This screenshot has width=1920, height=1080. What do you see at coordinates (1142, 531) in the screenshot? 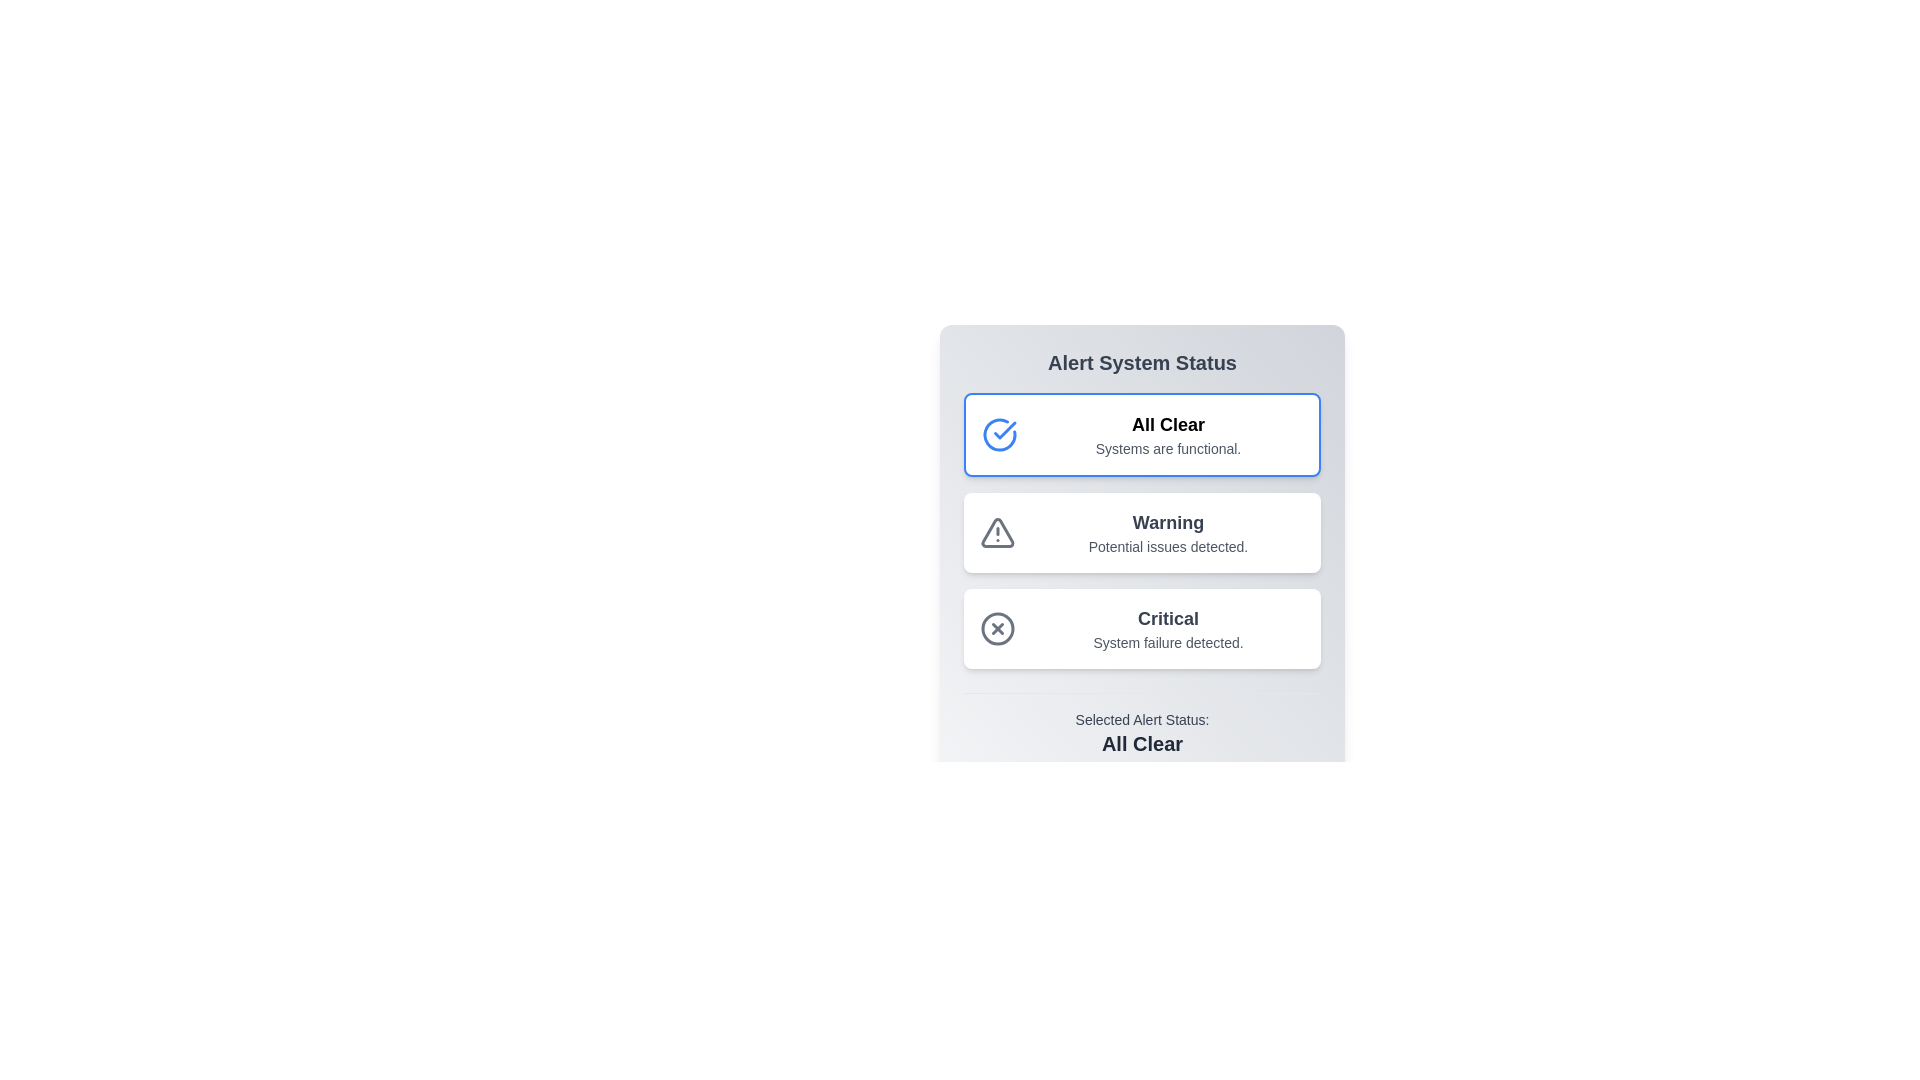
I see `the 'Warning' button with a white background and rounded corners to acknowledge or view more details about potential issues detected` at bounding box center [1142, 531].